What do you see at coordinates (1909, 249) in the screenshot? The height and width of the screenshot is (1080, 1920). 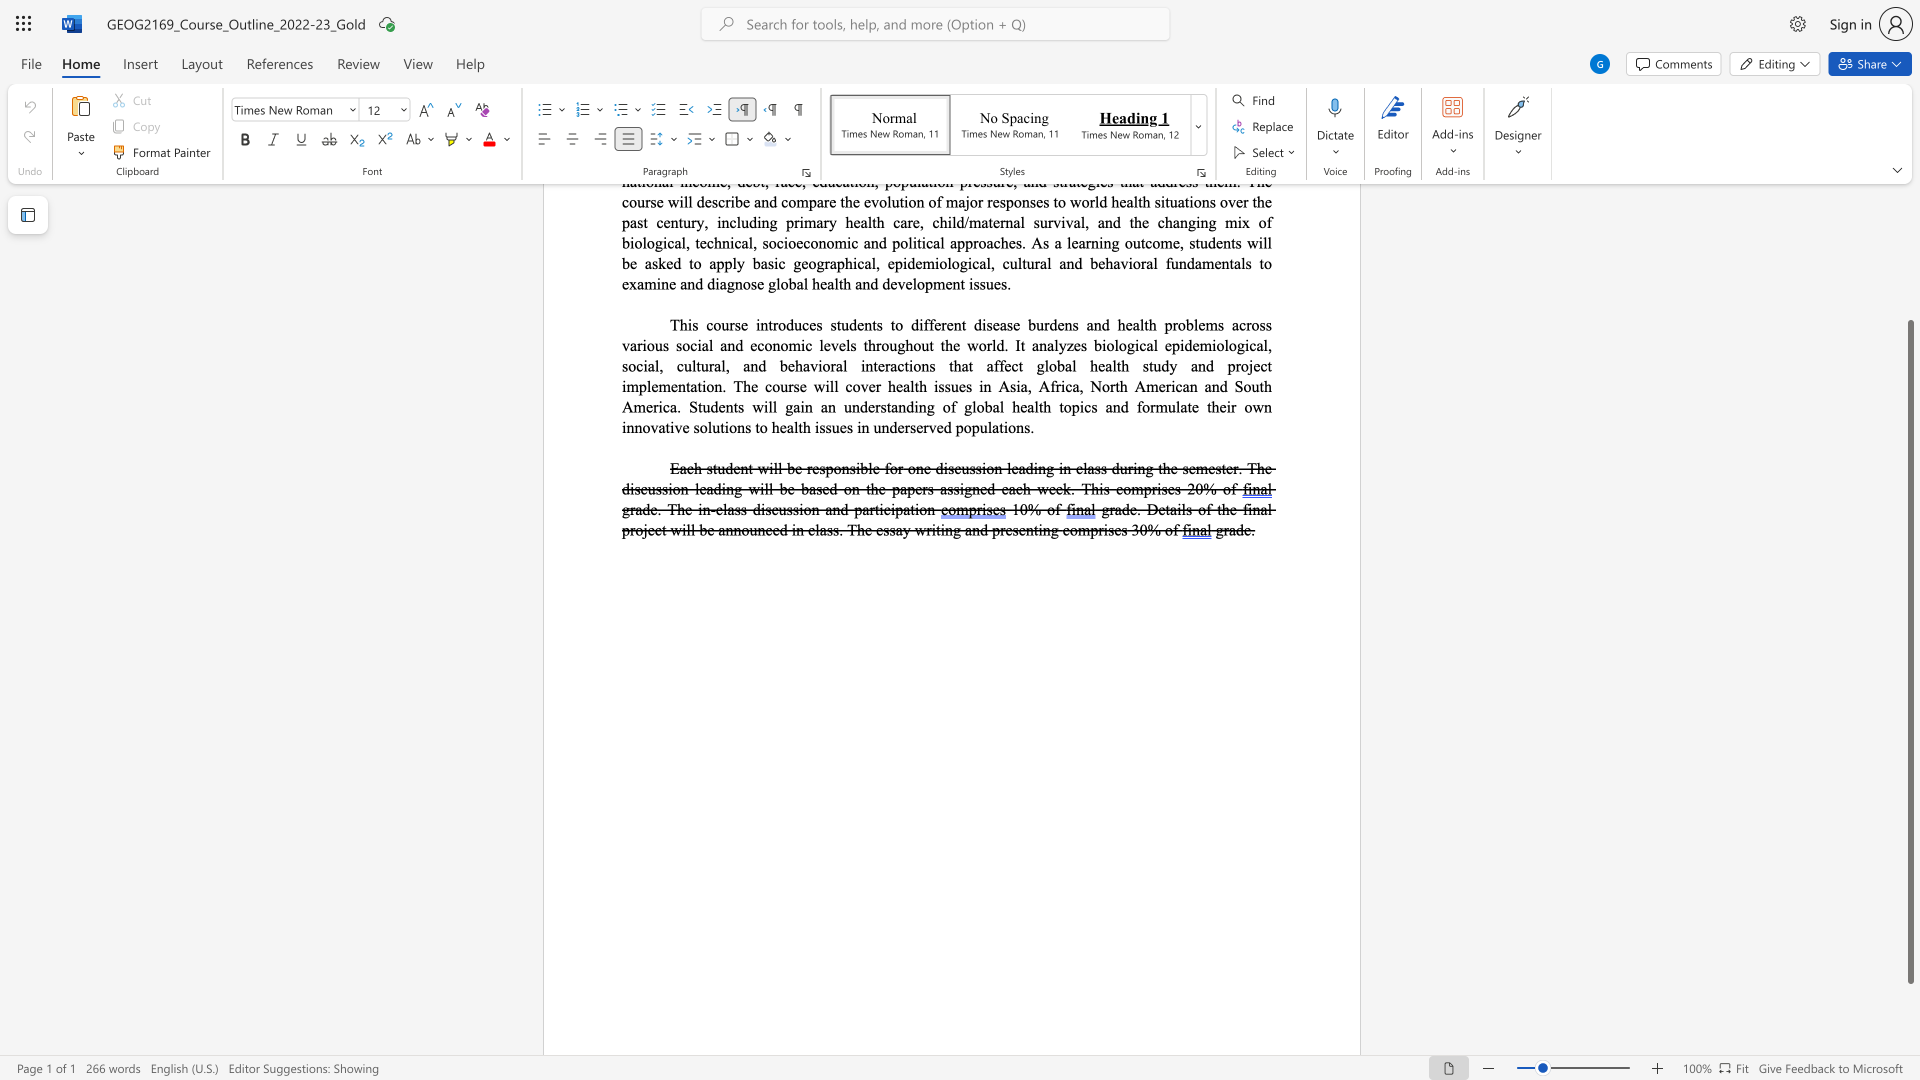 I see `the scrollbar on the right to move the page upward` at bounding box center [1909, 249].